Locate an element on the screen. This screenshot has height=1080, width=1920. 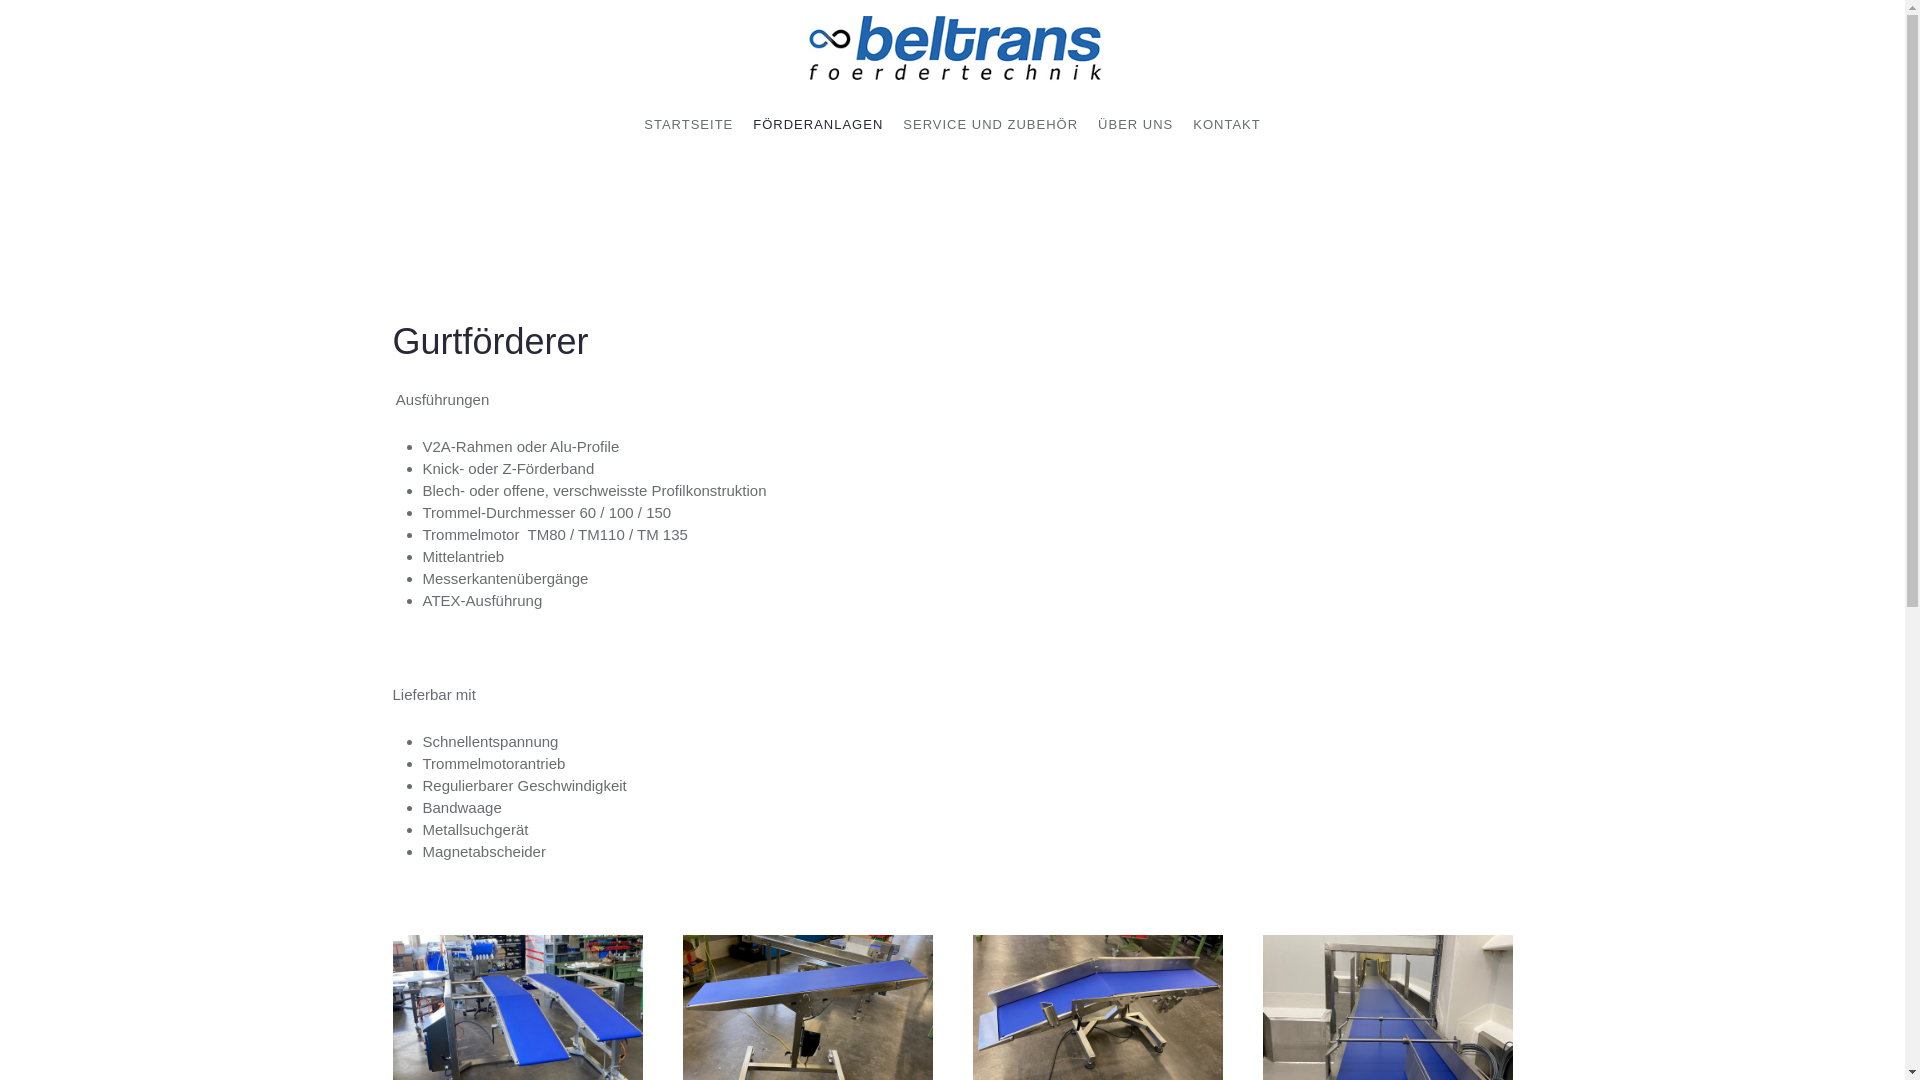
'STARTSEITE' is located at coordinates (688, 124).